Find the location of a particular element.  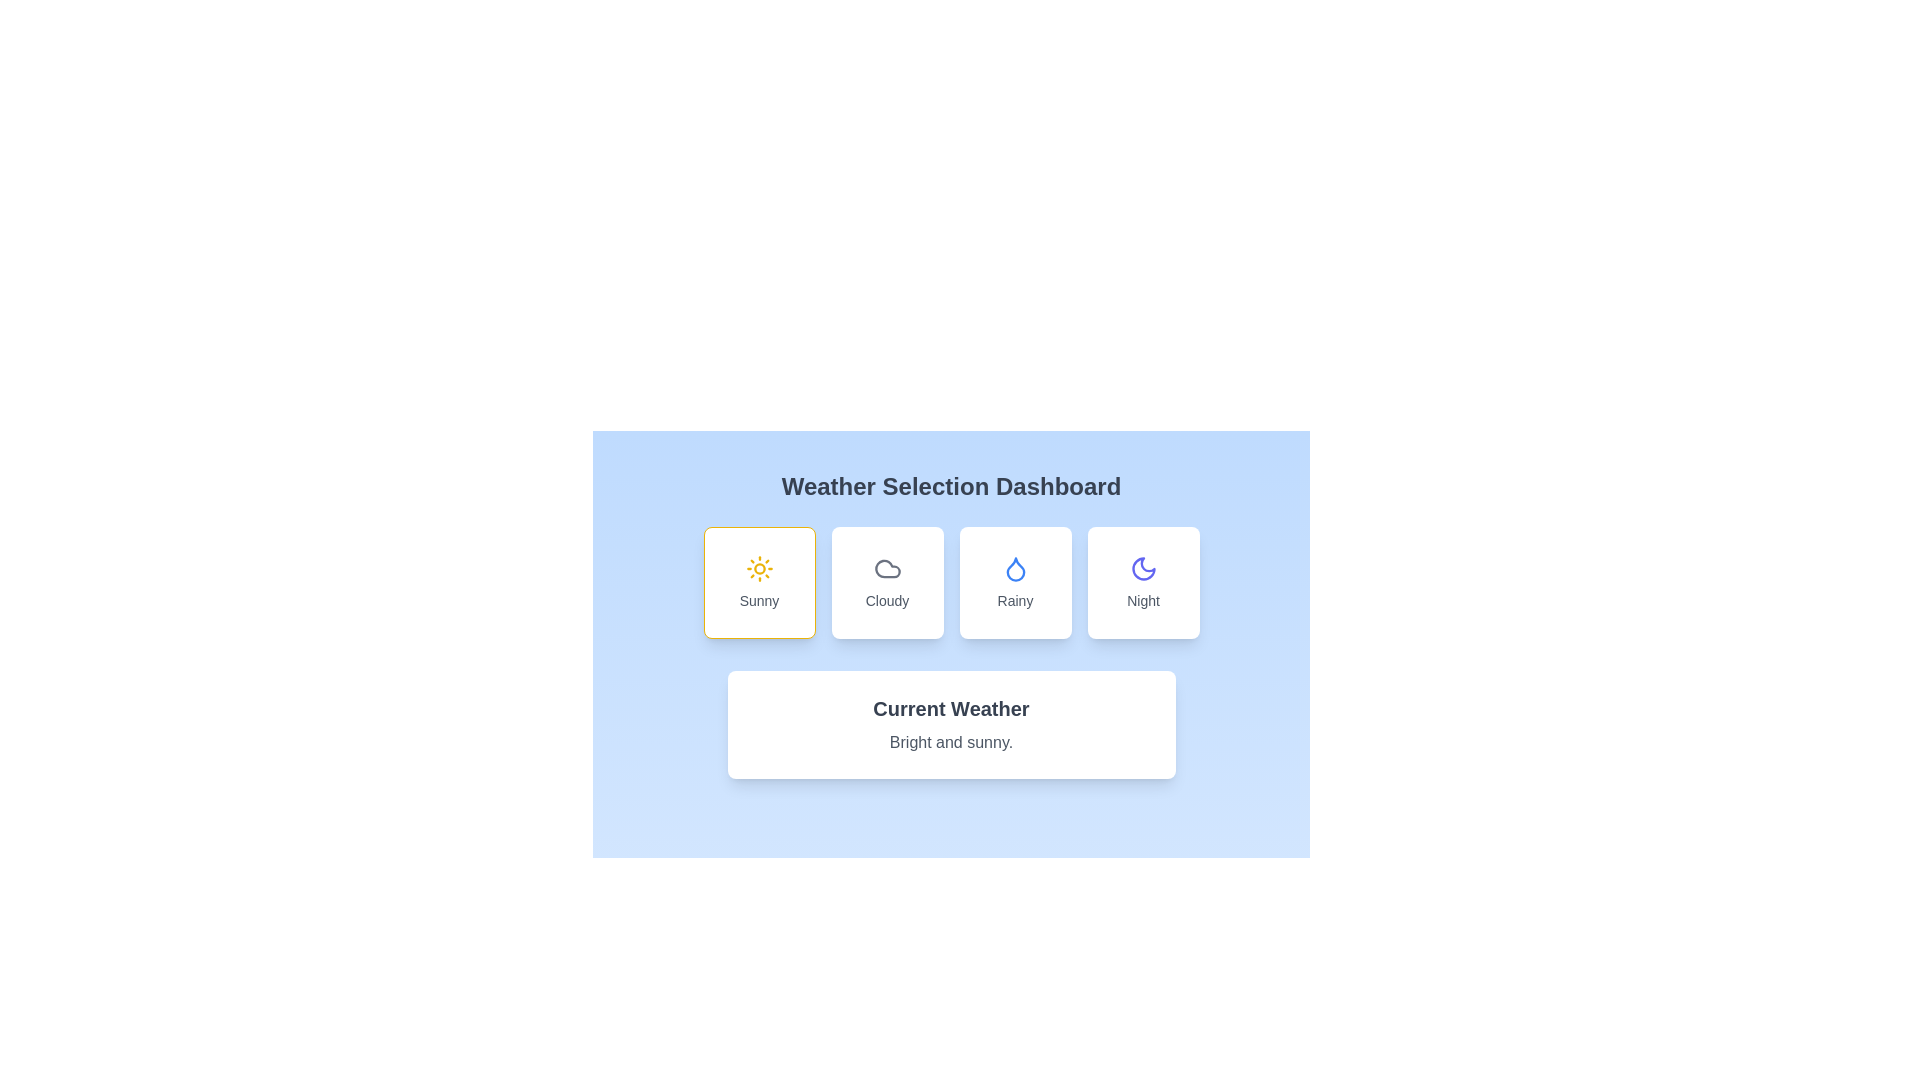

the 'Sunny' weather selection card, which features a sun icon in yellow and is outlined in yellow is located at coordinates (758, 582).